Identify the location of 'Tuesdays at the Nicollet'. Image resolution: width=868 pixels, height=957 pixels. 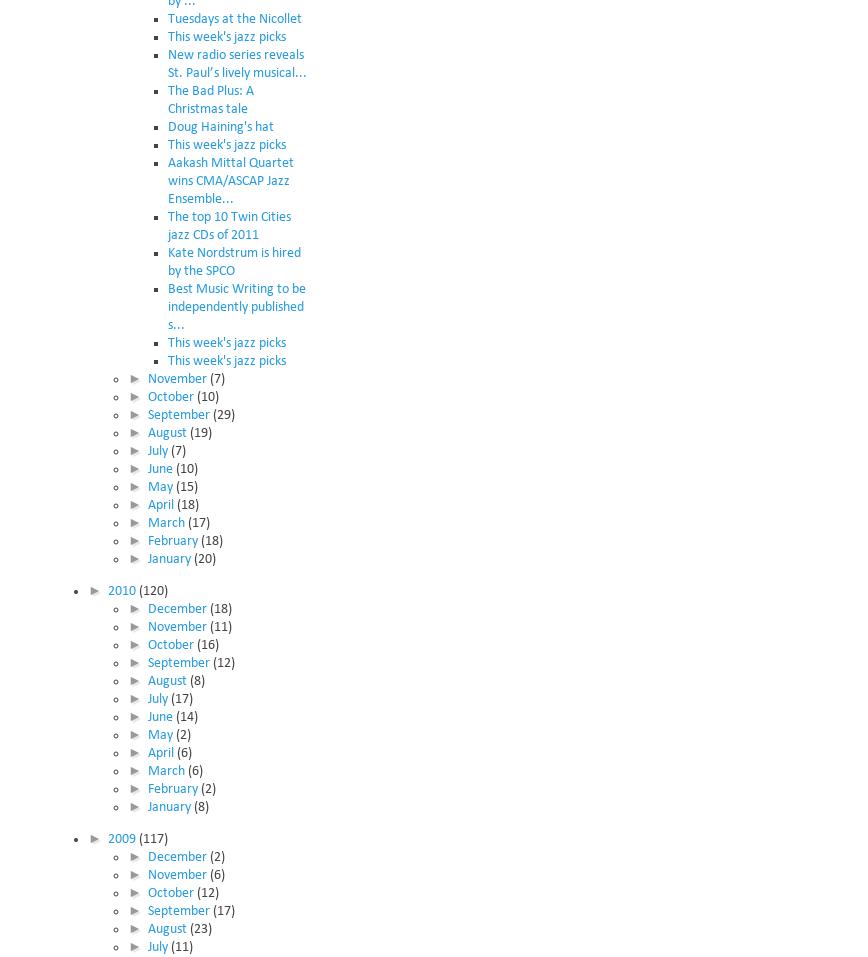
(234, 17).